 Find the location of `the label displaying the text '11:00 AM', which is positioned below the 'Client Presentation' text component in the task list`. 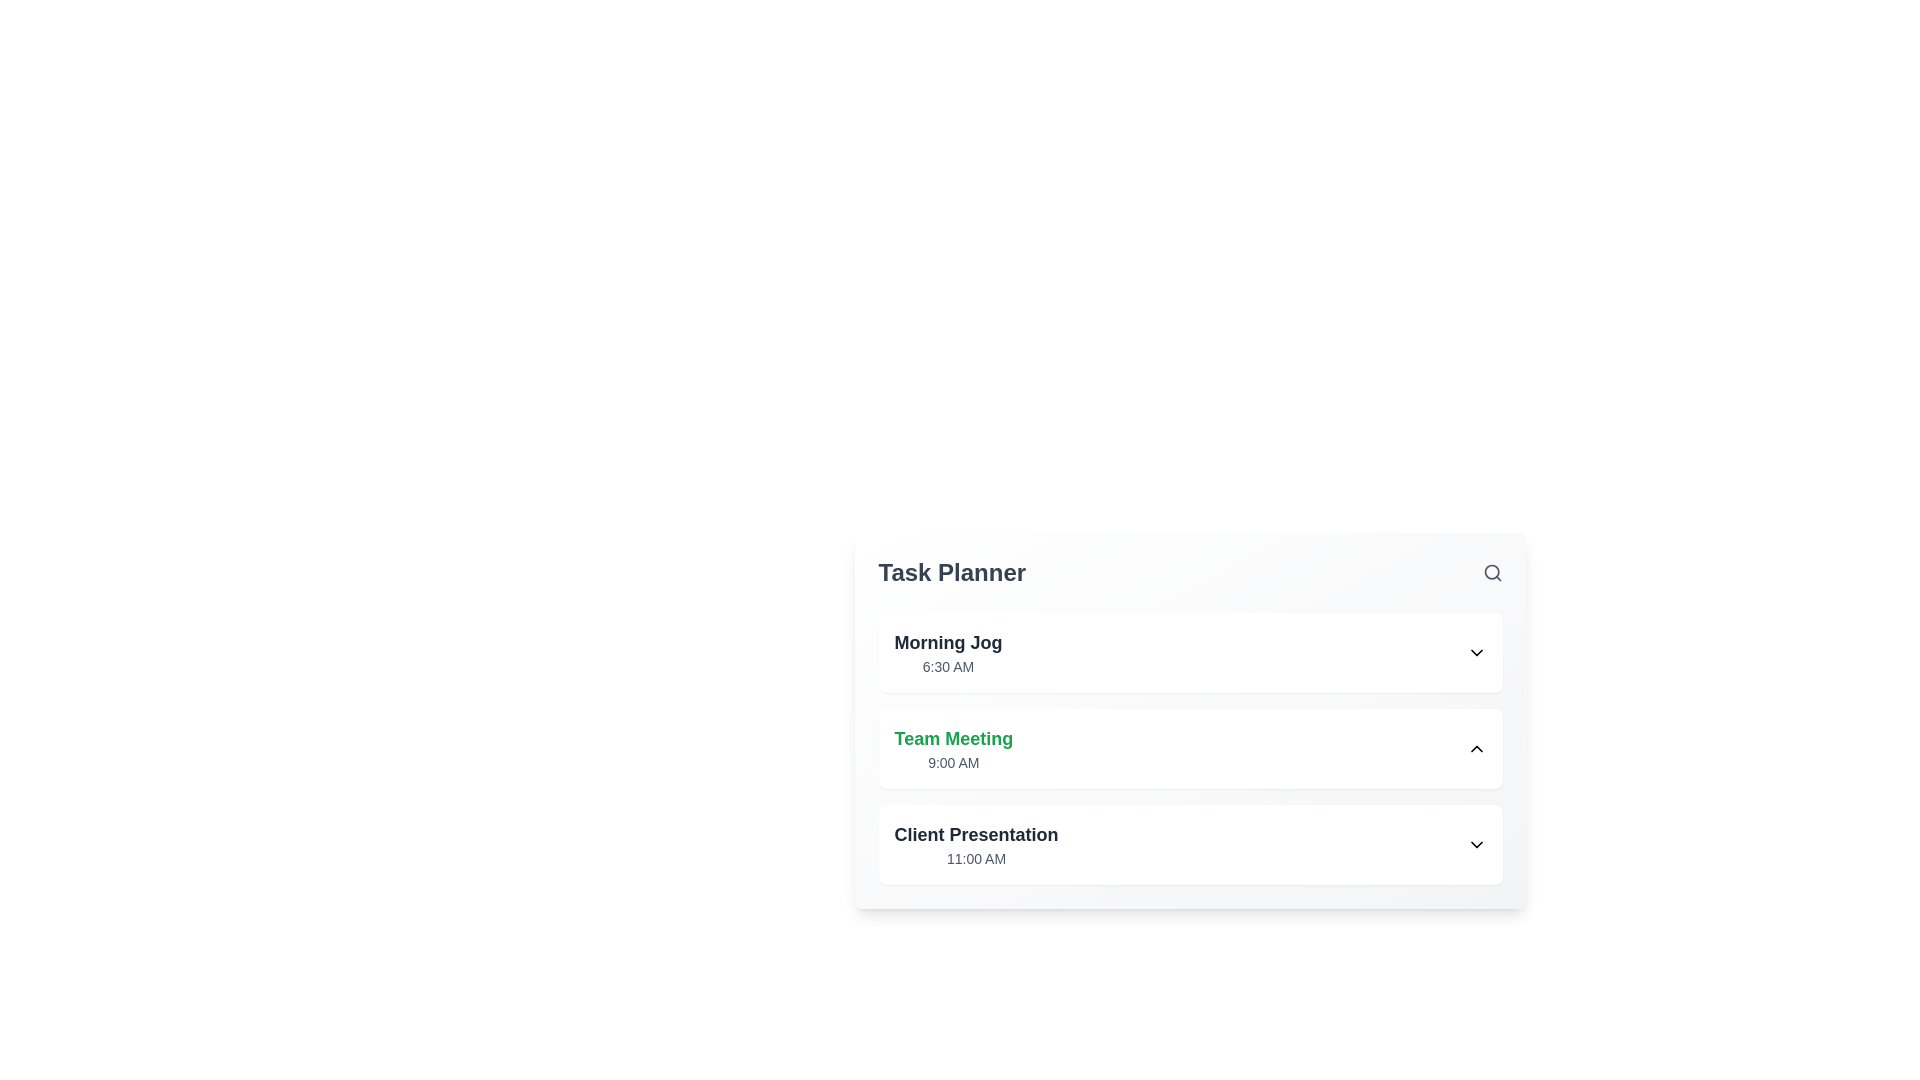

the label displaying the text '11:00 AM', which is positioned below the 'Client Presentation' text component in the task list is located at coordinates (976, 858).